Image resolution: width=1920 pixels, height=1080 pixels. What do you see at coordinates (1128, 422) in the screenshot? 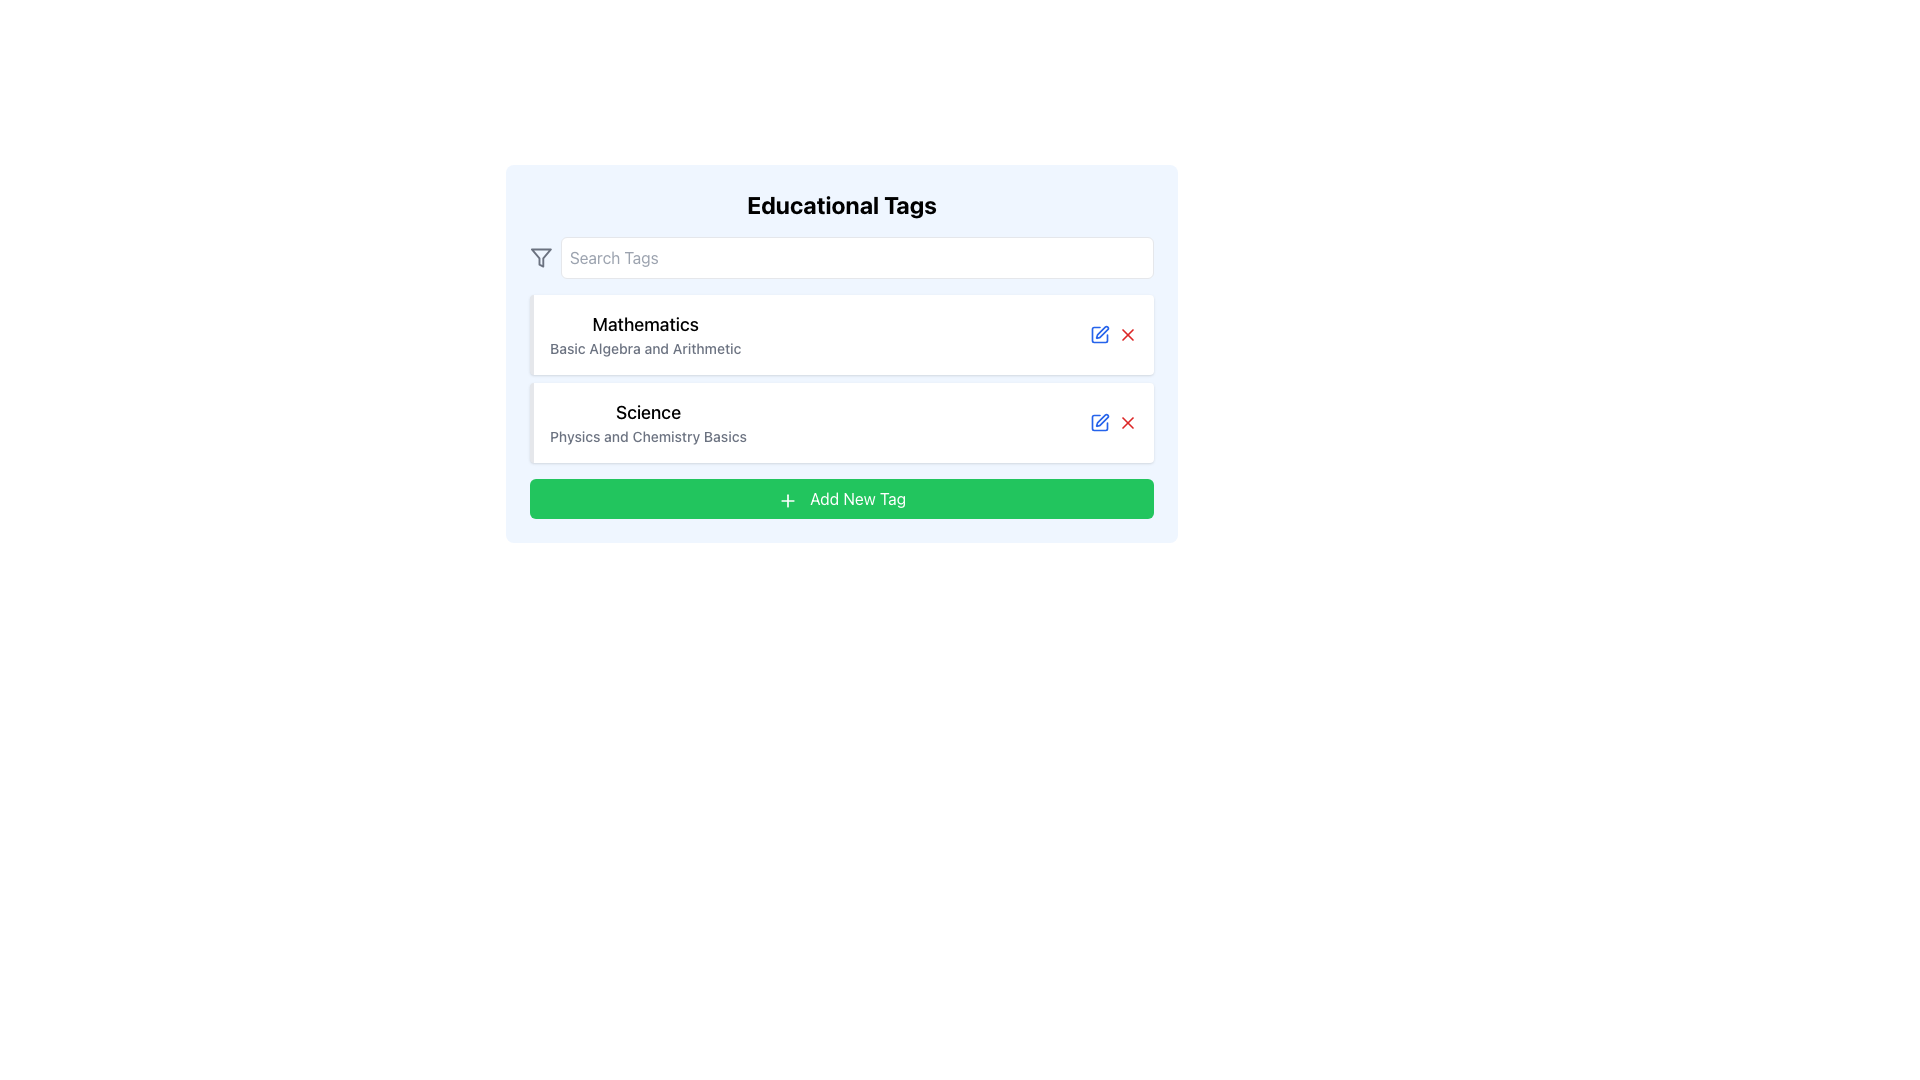
I see `the red 'X' icon` at bounding box center [1128, 422].